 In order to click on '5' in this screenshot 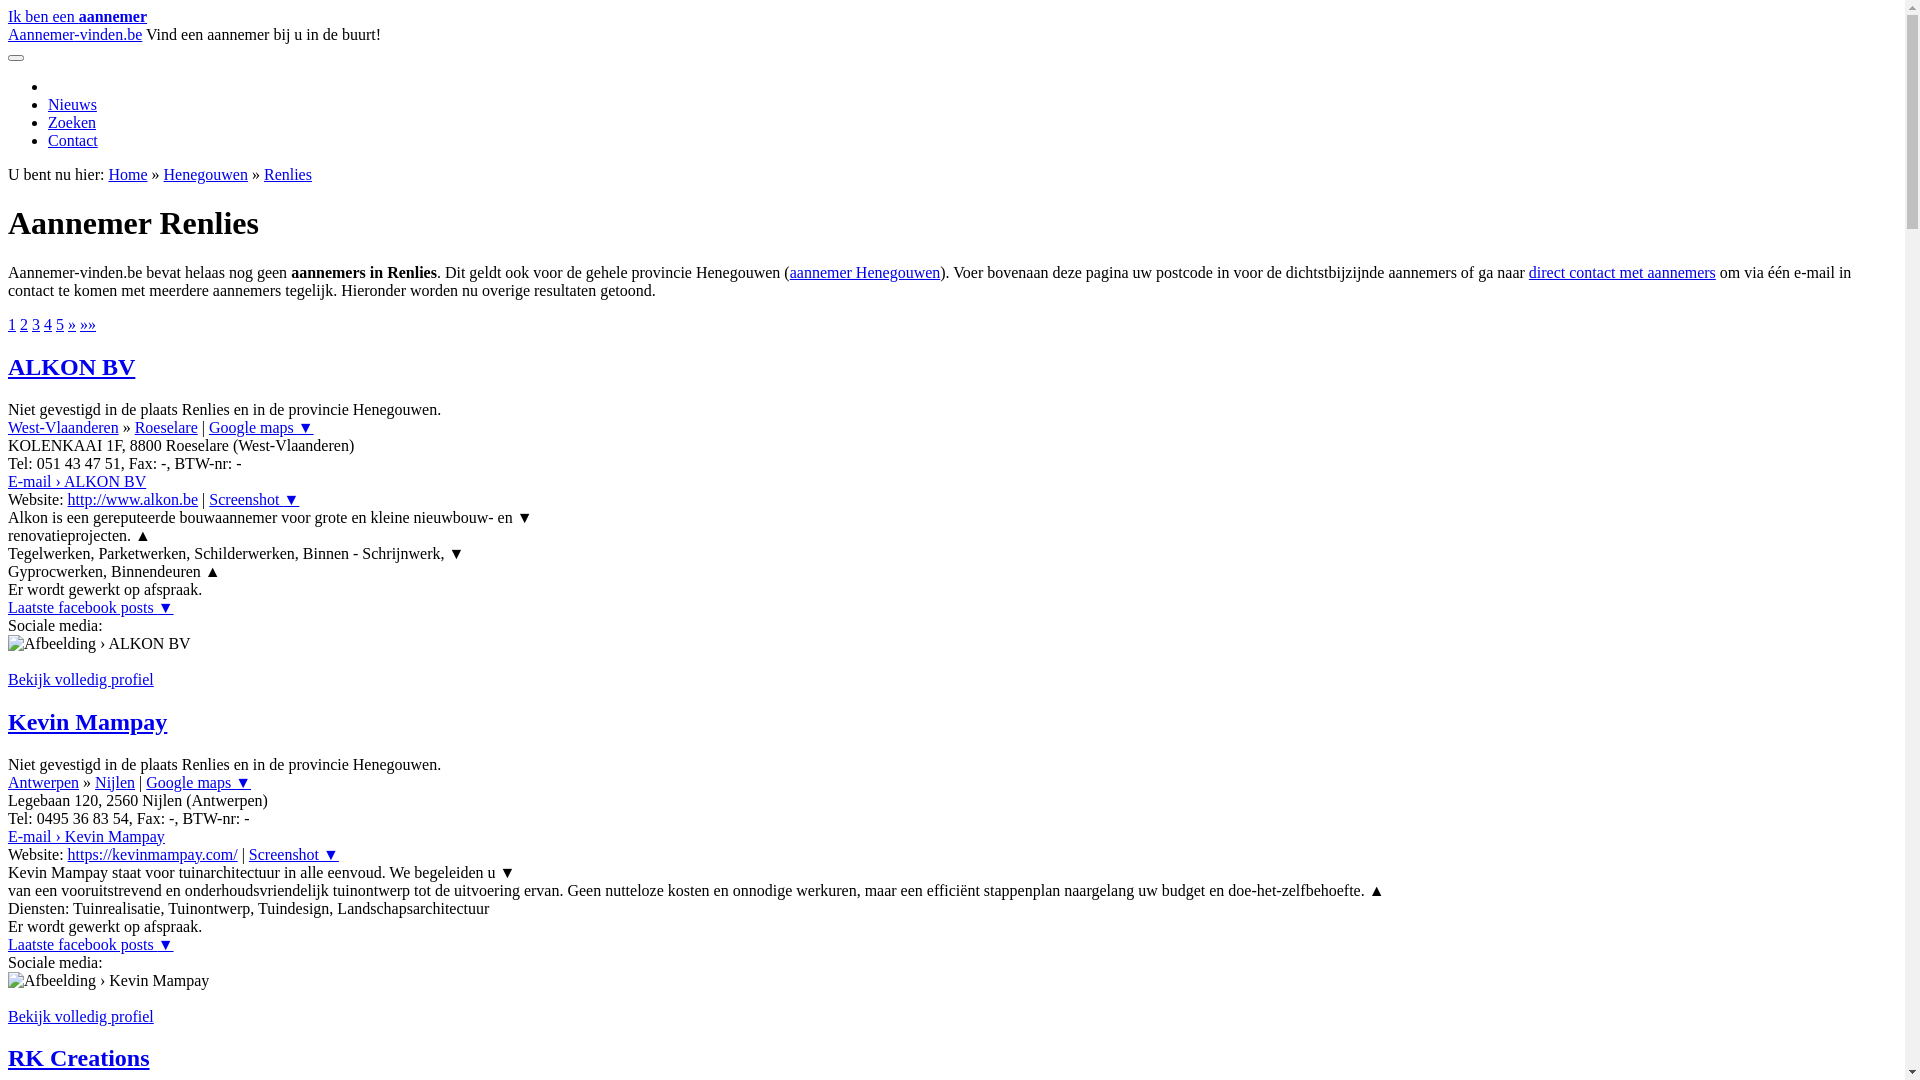, I will do `click(56, 323)`.